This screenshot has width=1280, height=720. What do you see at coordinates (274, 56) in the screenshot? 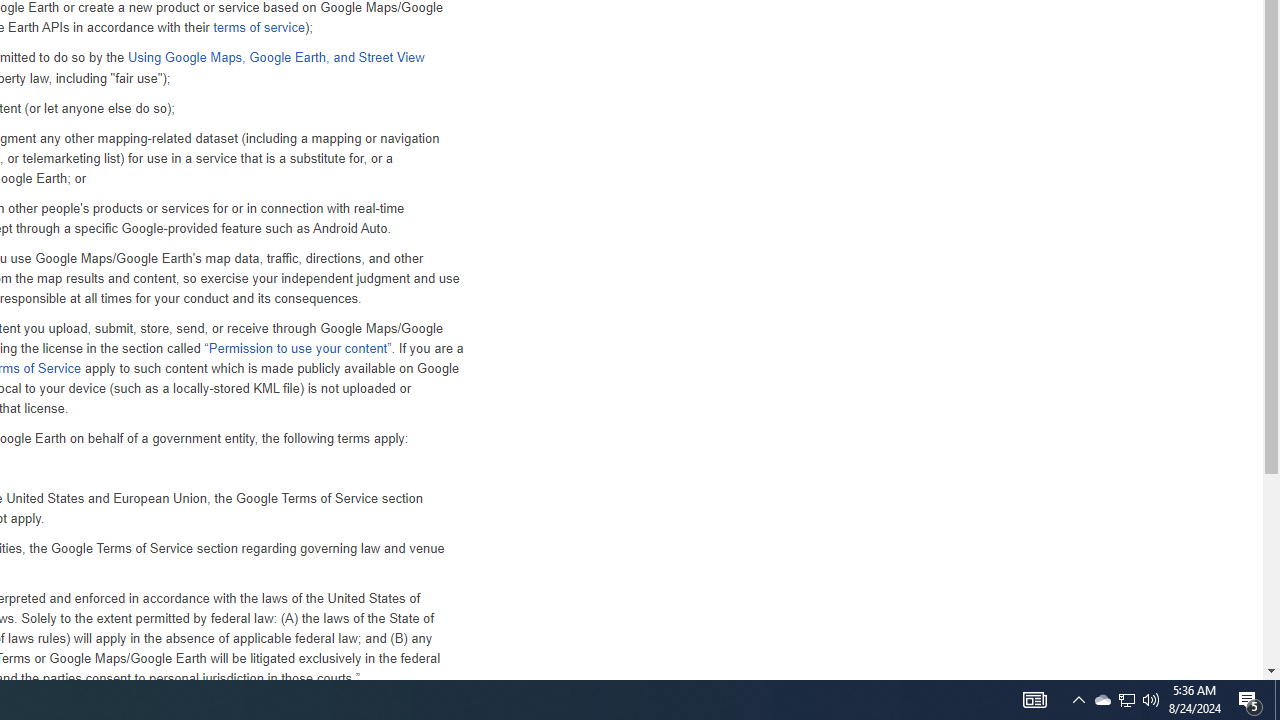
I see `'Using Google Maps, Google Earth, and Street View'` at bounding box center [274, 56].